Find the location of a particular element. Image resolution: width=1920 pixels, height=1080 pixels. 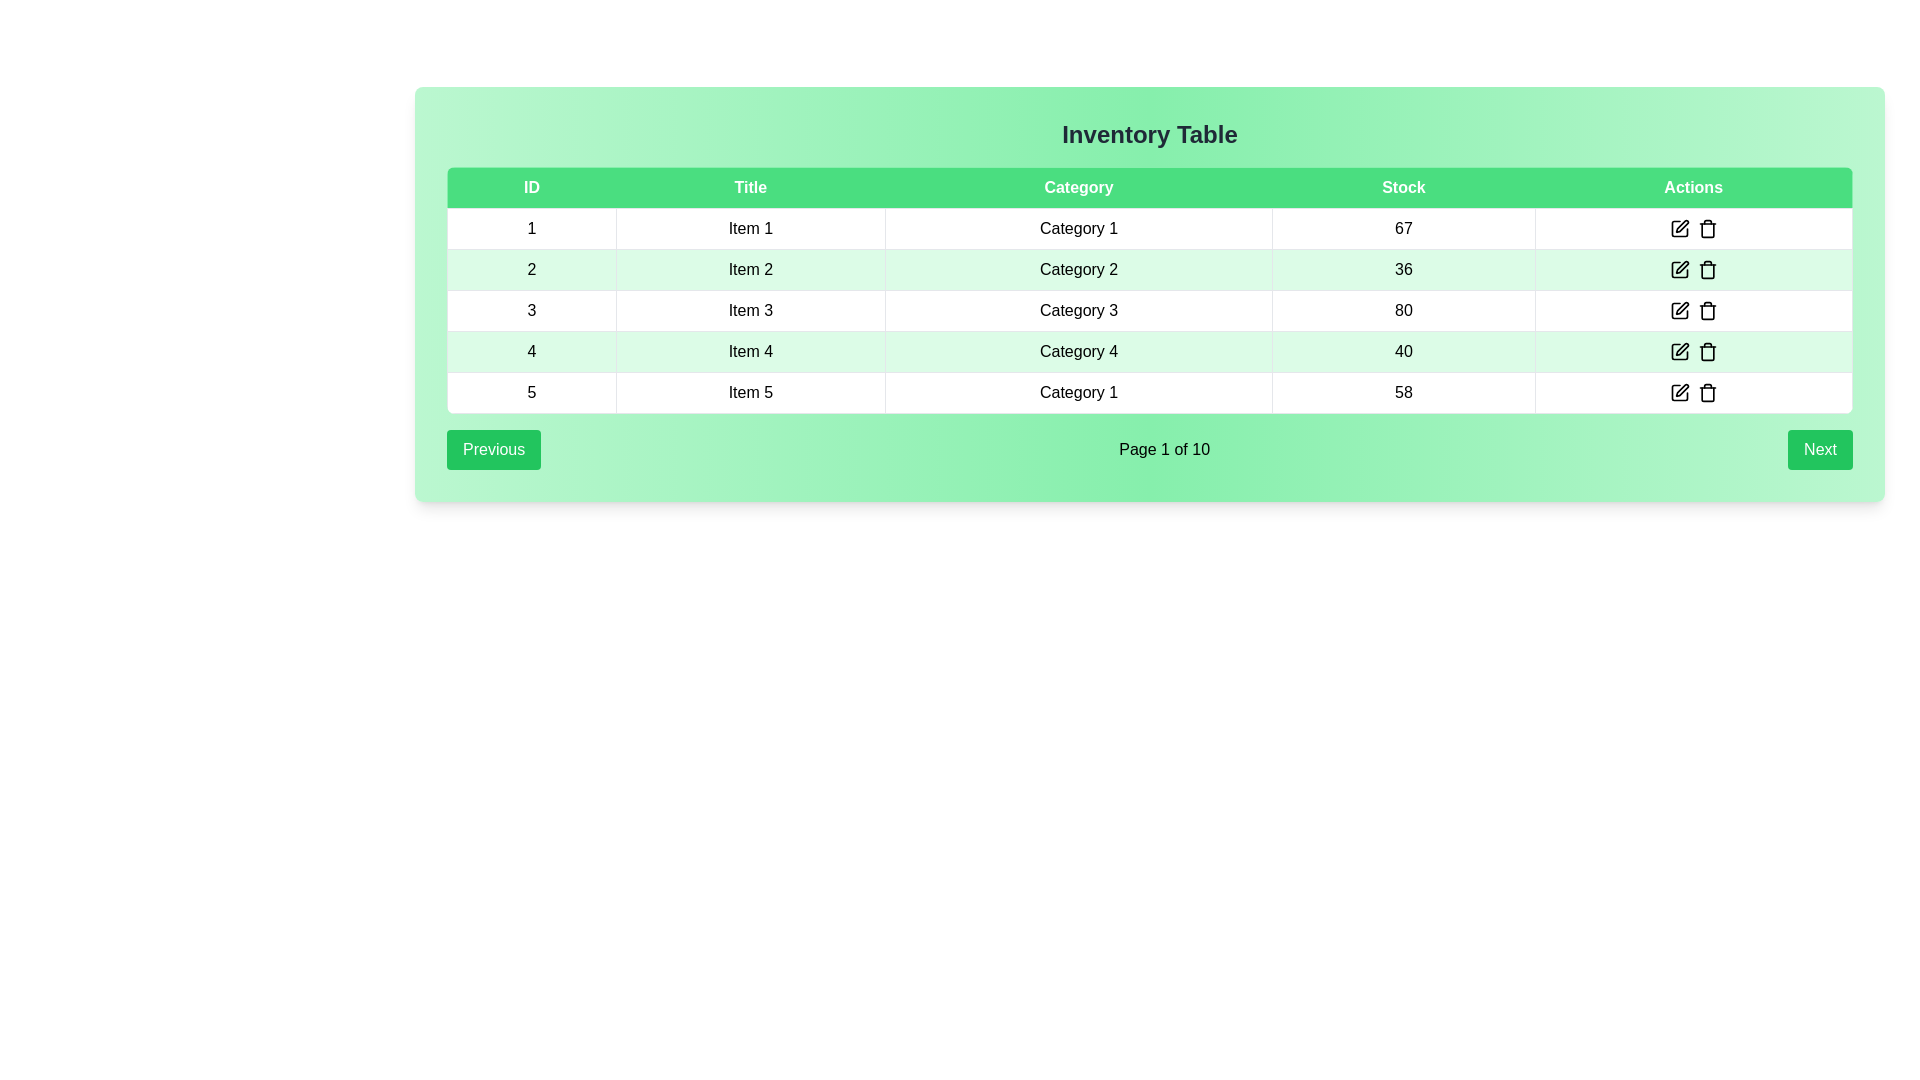

the leftmost action button in the fourth row of the 'Actions' column in the data table is located at coordinates (1680, 311).